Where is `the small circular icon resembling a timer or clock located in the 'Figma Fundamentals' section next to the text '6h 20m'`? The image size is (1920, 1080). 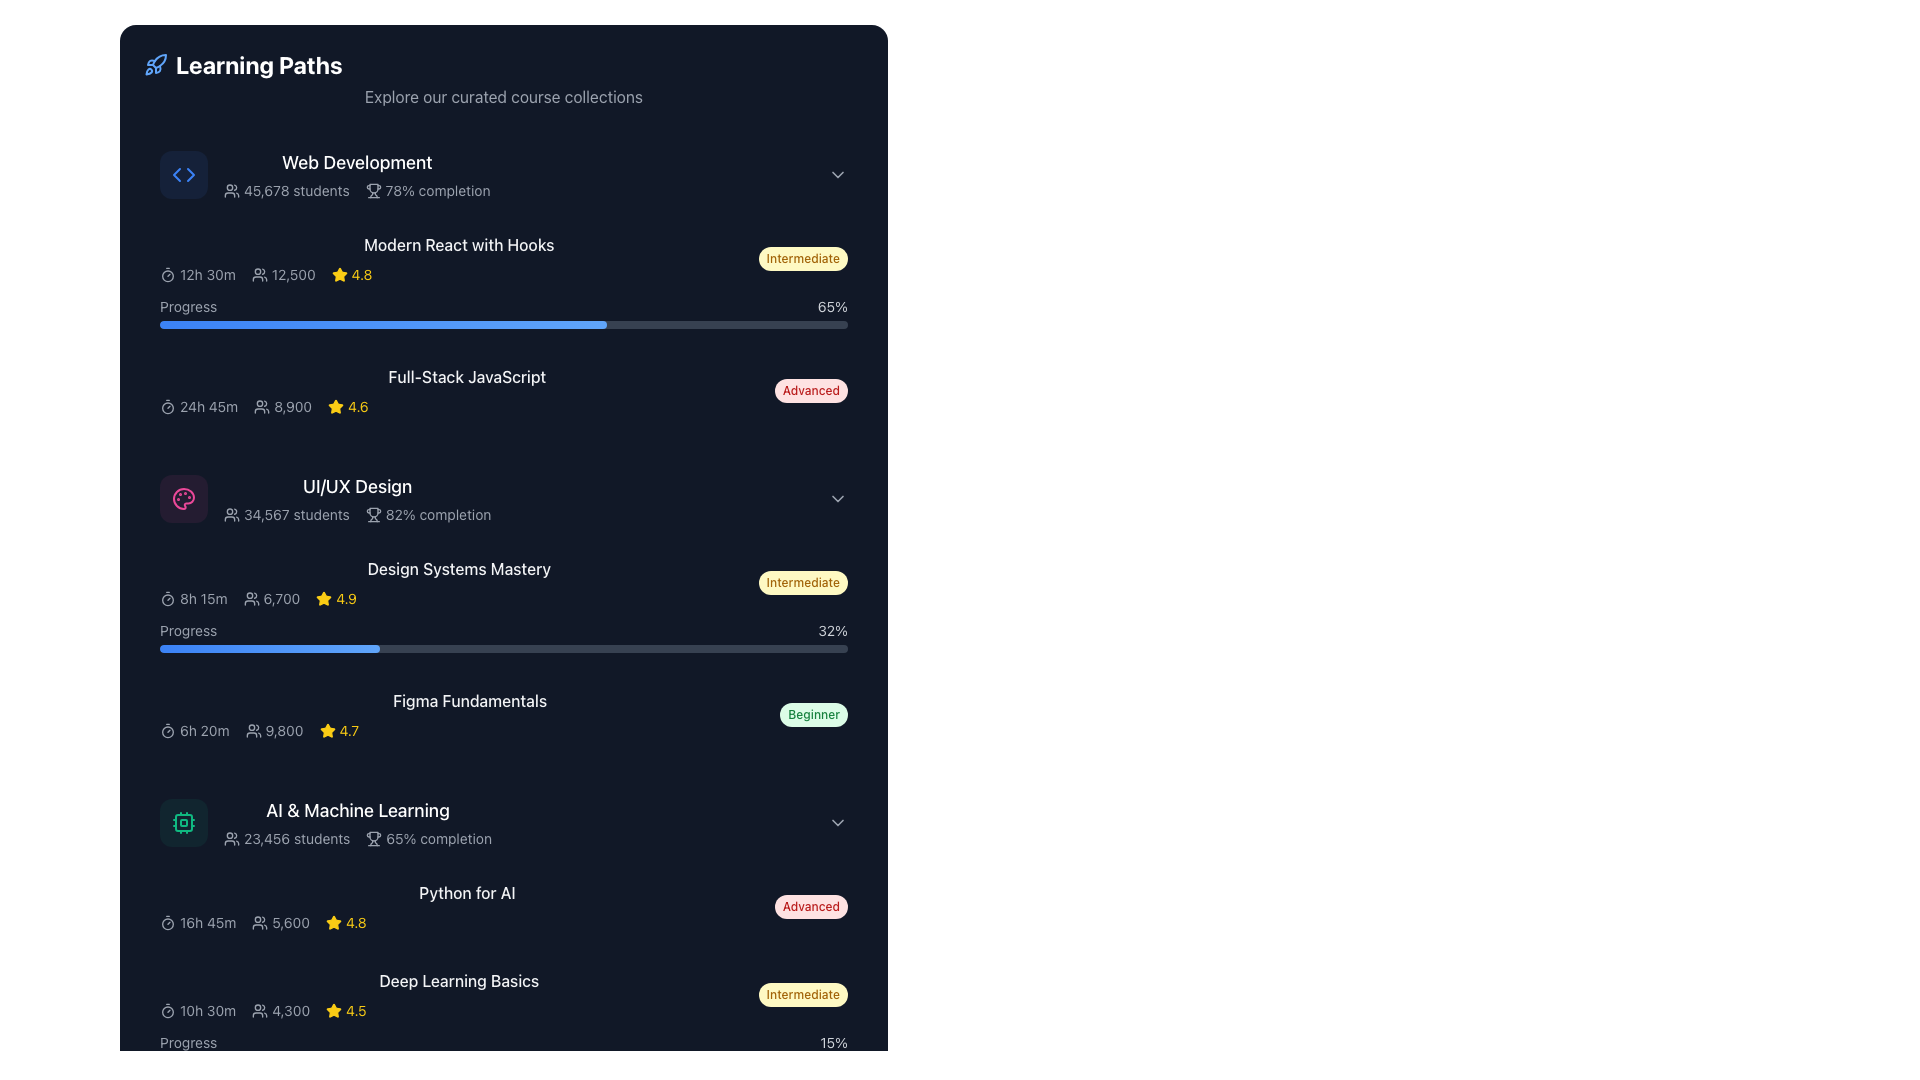 the small circular icon resembling a timer or clock located in the 'Figma Fundamentals' section next to the text '6h 20m' is located at coordinates (168, 731).